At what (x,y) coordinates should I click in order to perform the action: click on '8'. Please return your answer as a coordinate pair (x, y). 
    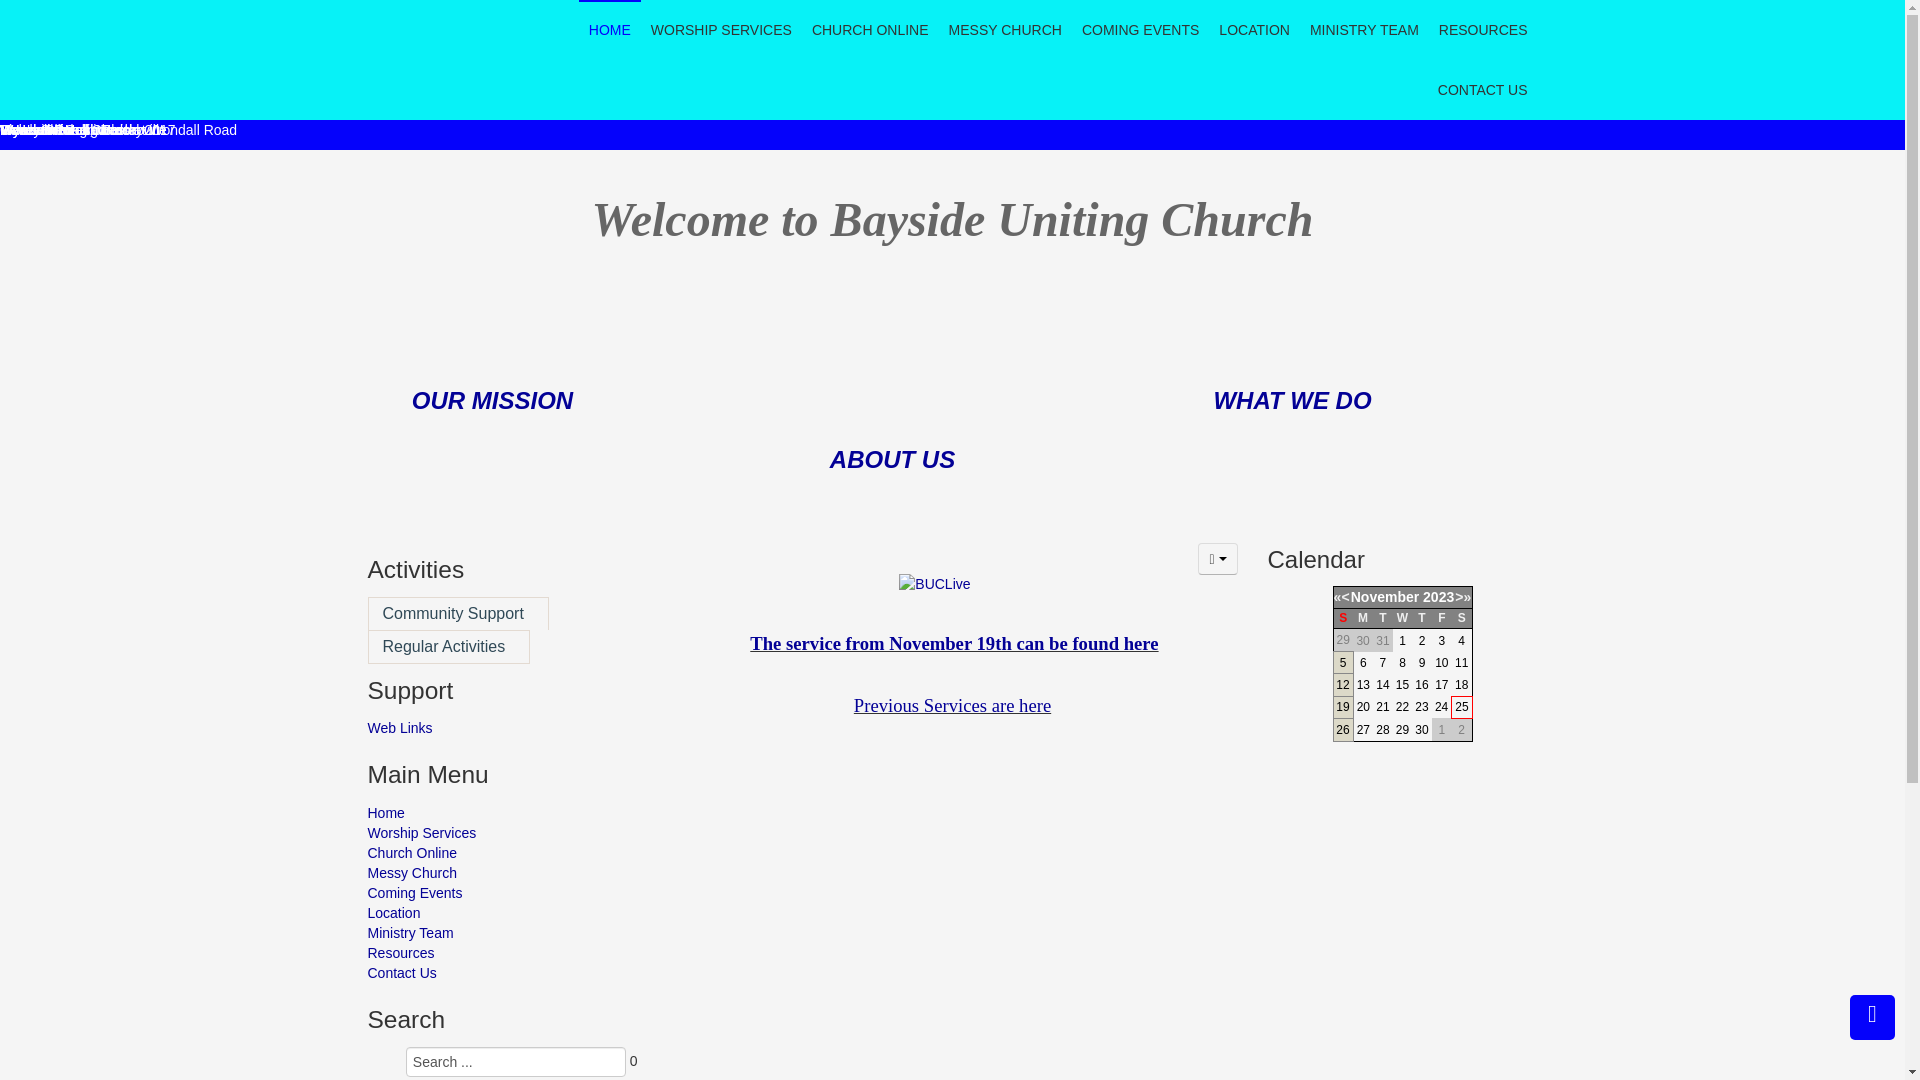
    Looking at the image, I should click on (1401, 663).